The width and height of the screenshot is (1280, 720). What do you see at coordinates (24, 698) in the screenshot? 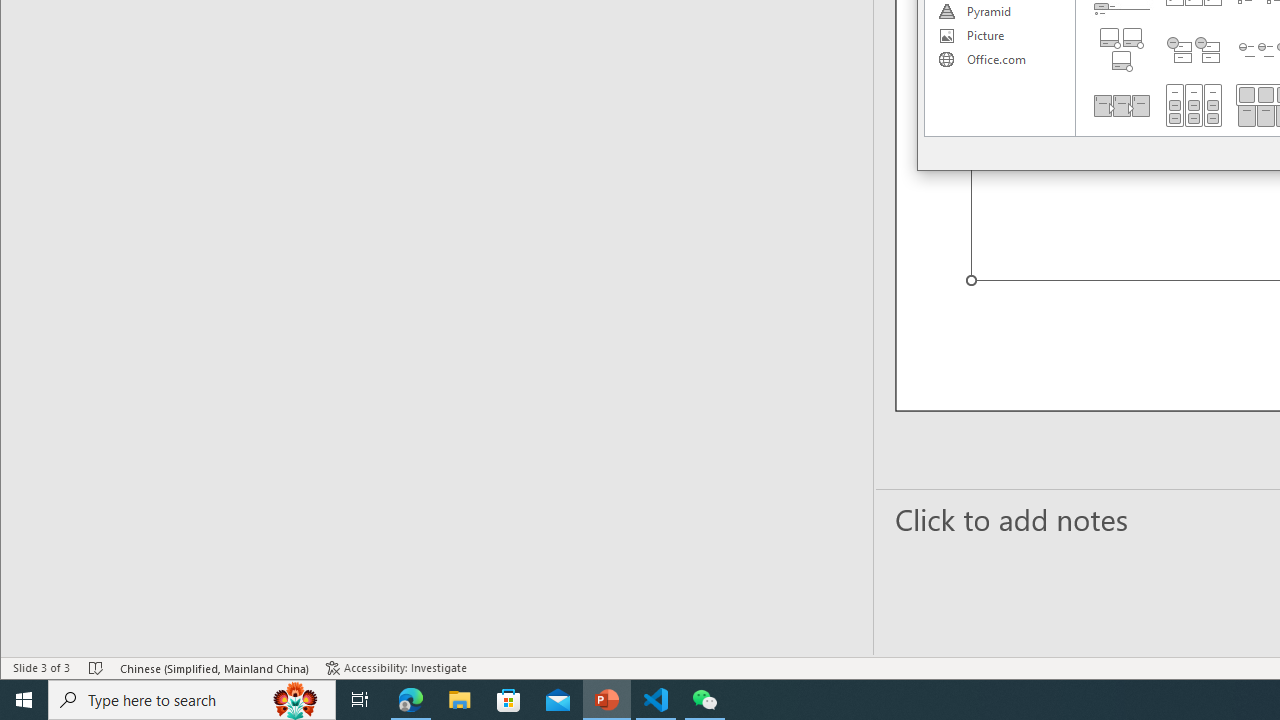
I see `'Start'` at bounding box center [24, 698].